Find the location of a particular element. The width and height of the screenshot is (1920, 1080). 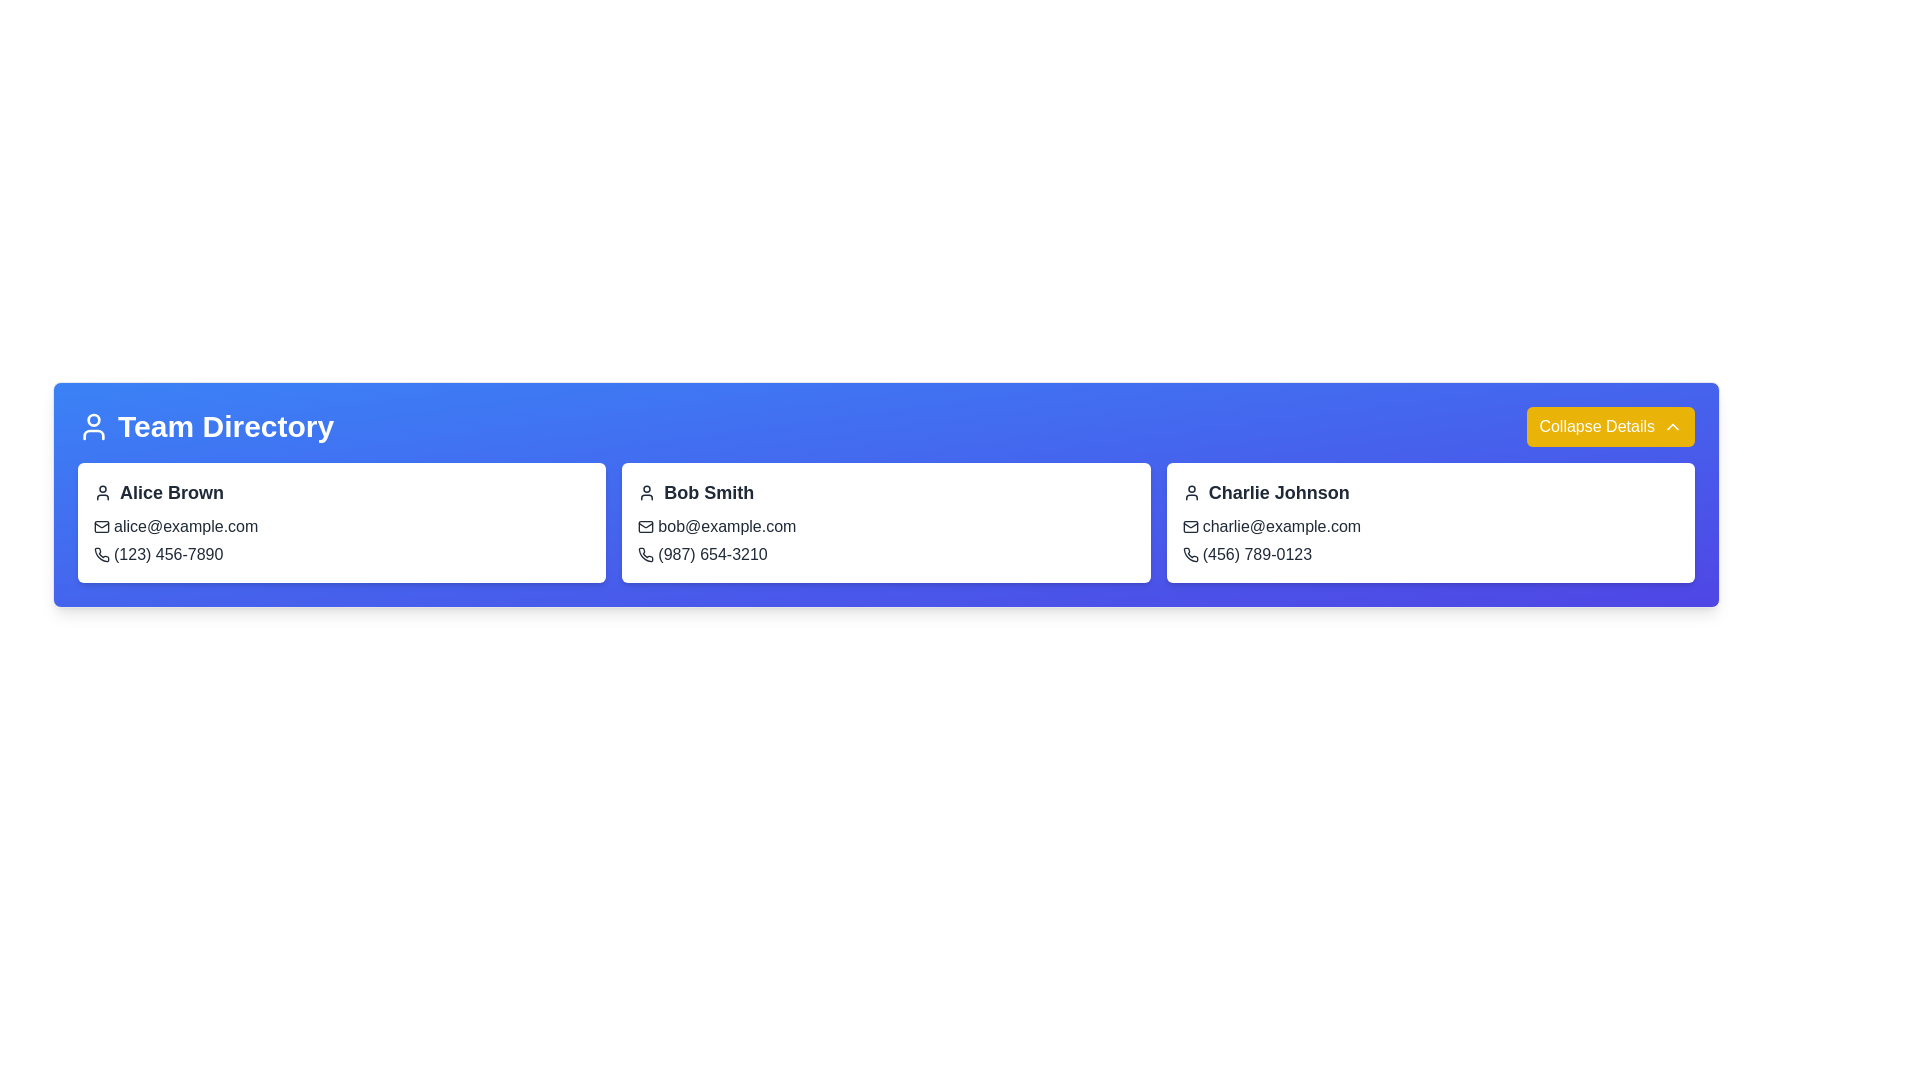

the user name label displaying 'Charlie Johnson' with an associated user icon on the first card in the team member list is located at coordinates (1265, 493).